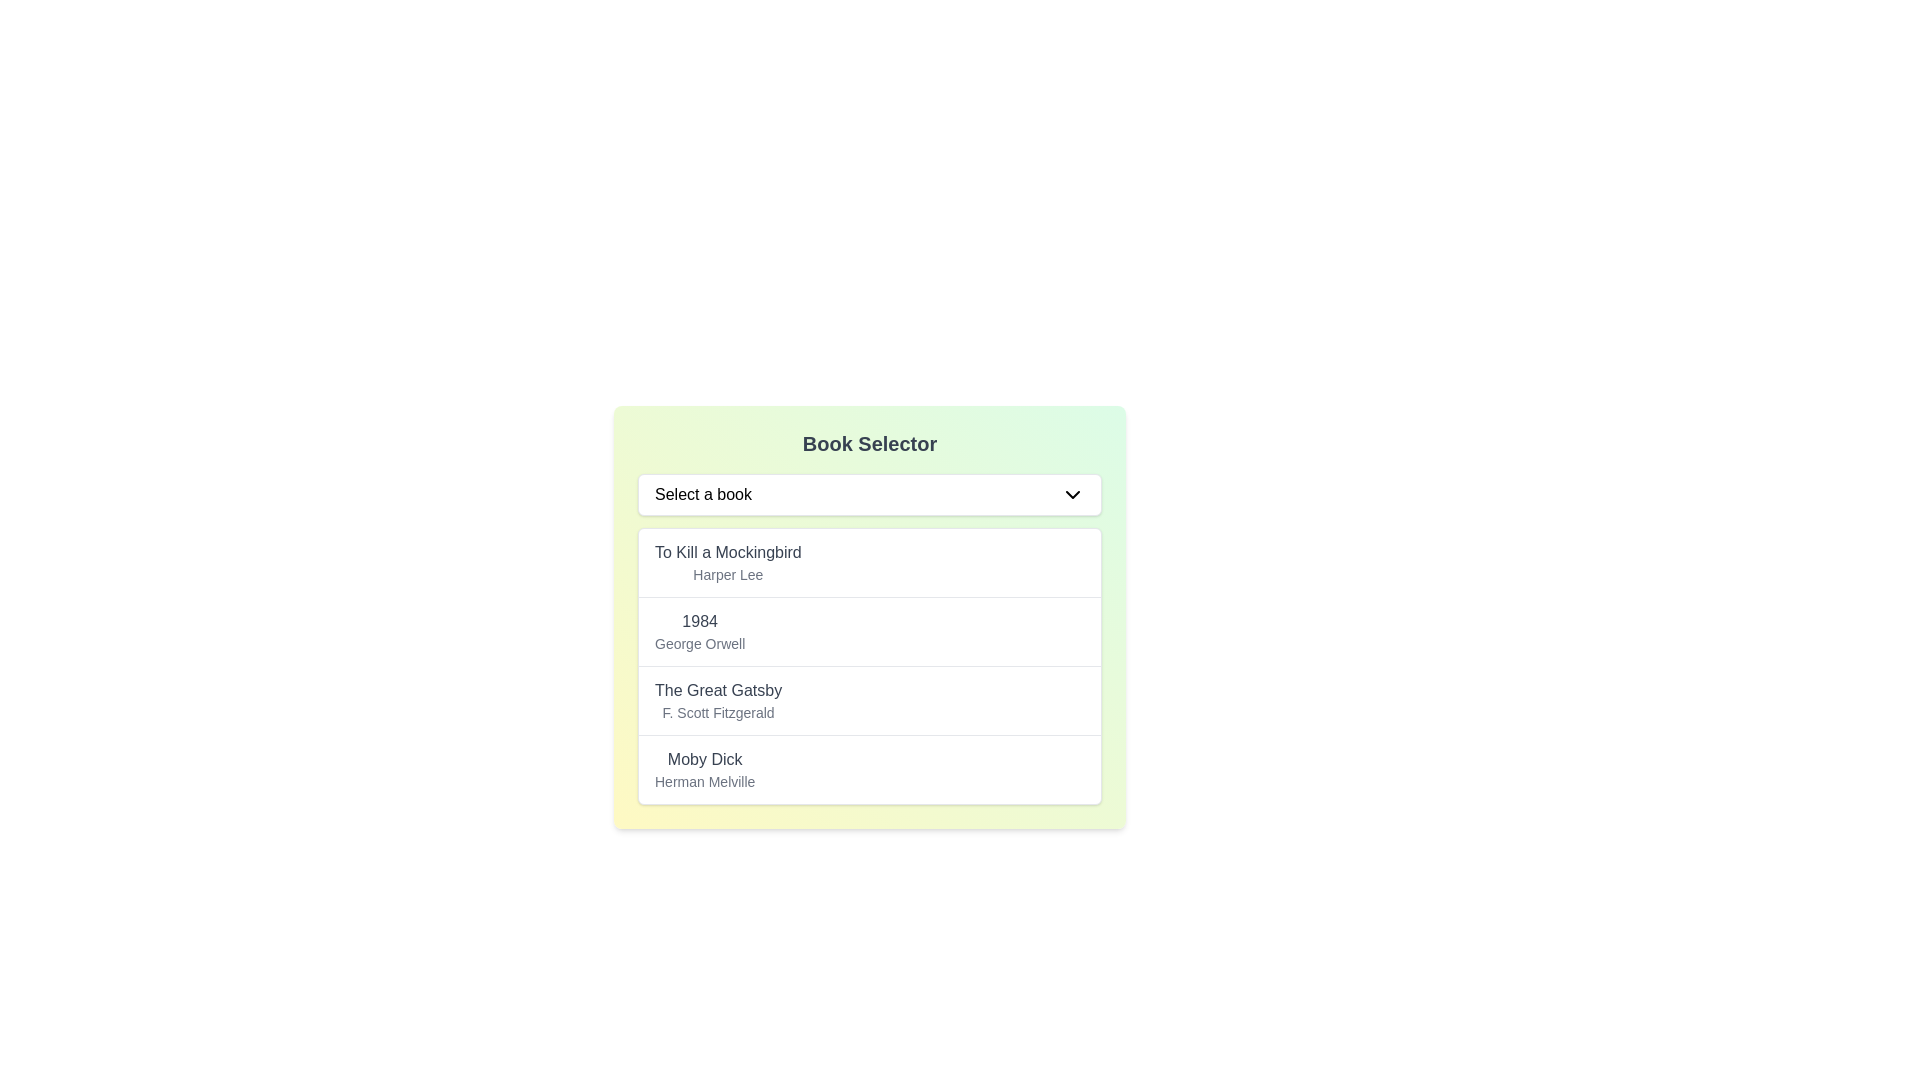 The height and width of the screenshot is (1080, 1920). Describe the element at coordinates (869, 698) in the screenshot. I see `the list item displaying 'The Great Gatsby' in the 'Book Selector' drop-down menu` at that location.